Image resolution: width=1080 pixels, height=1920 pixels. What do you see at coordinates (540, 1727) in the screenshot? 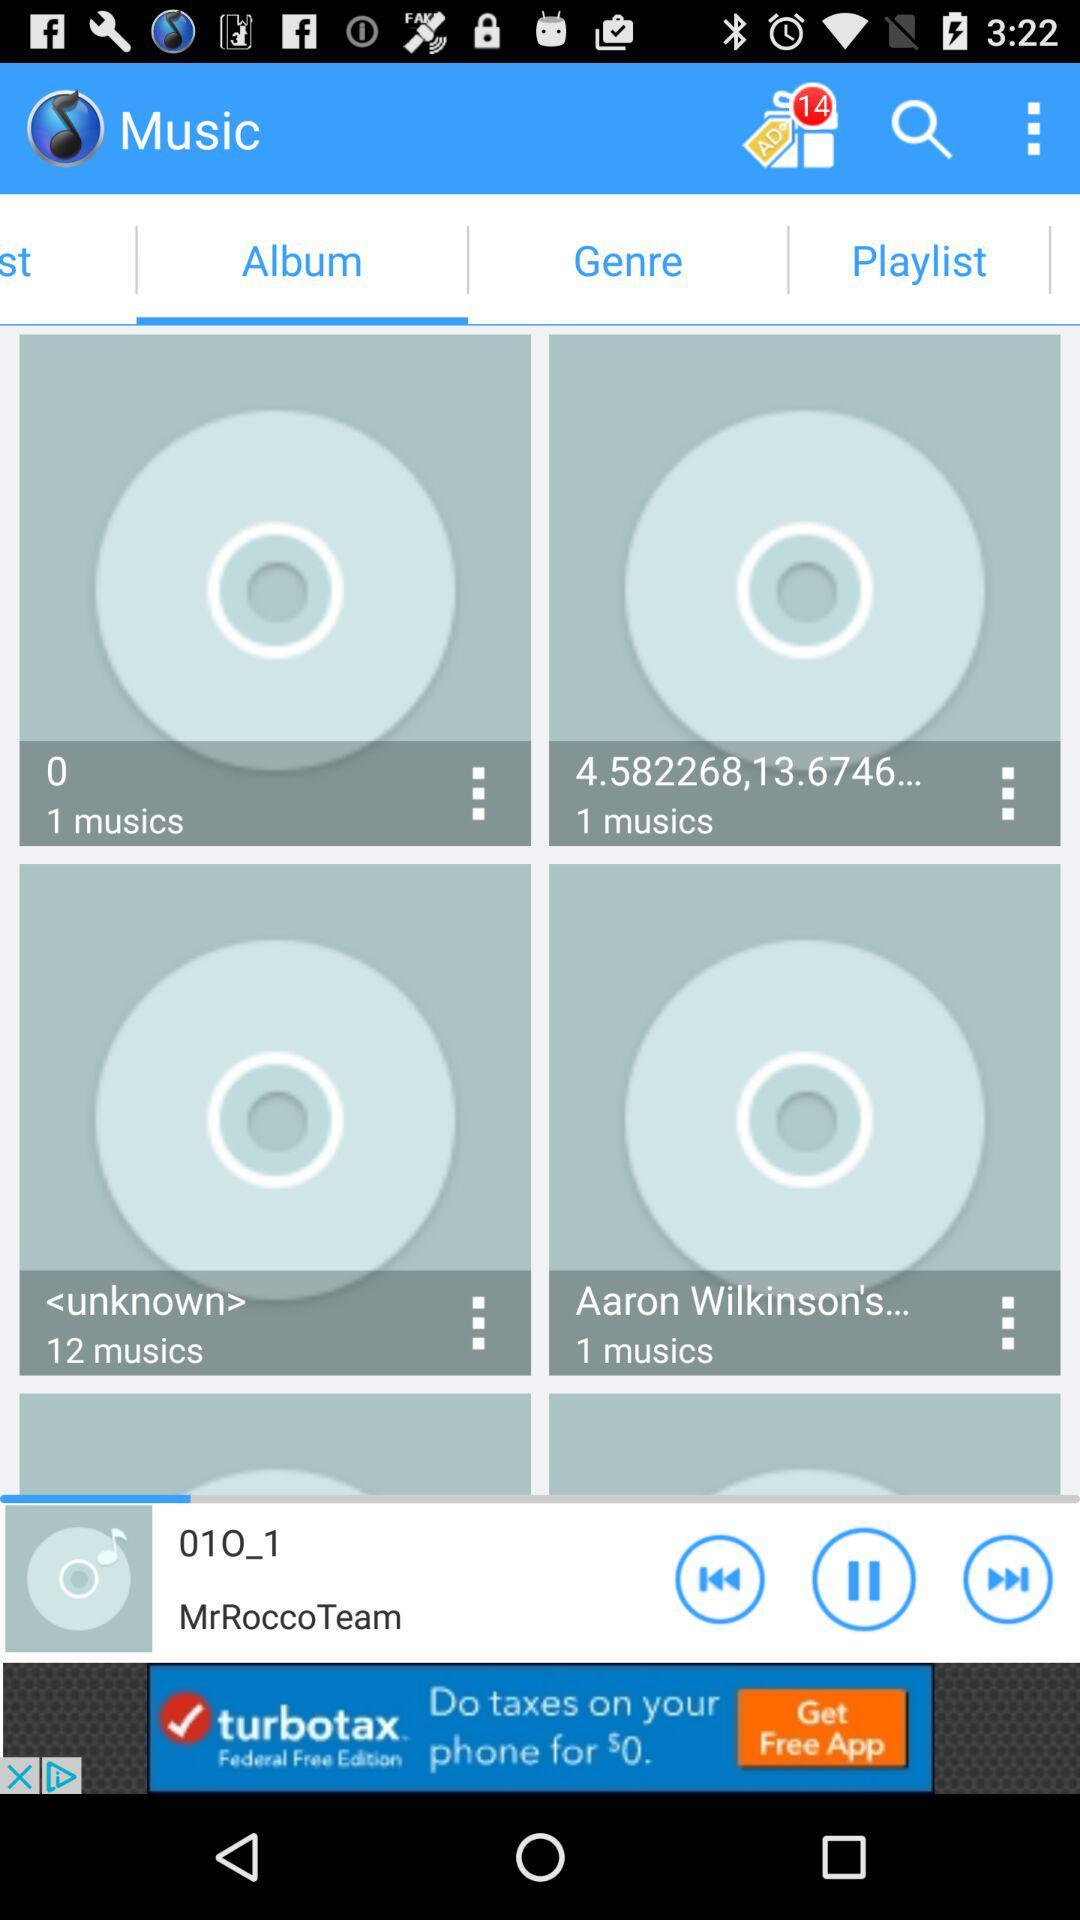
I see `click the advertisement for turbotax` at bounding box center [540, 1727].